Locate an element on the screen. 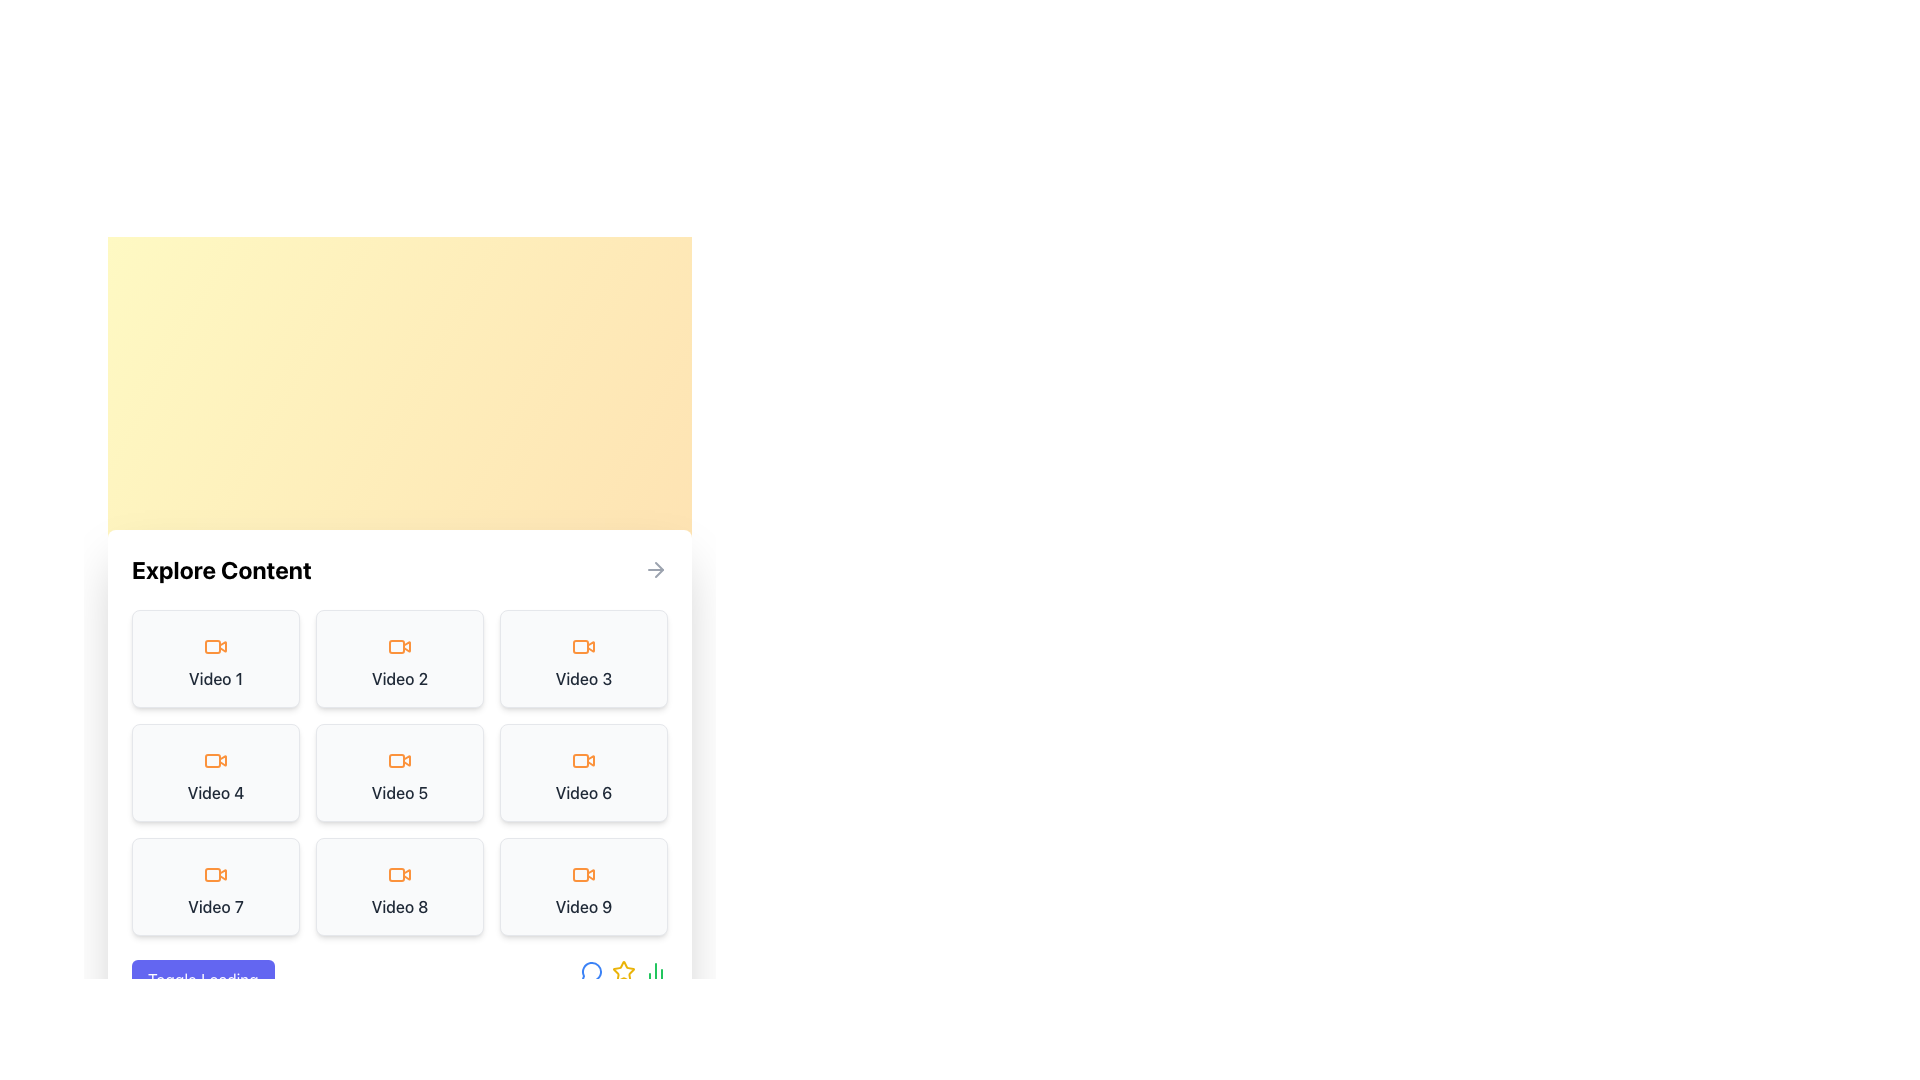  the triangular part of the video camera icon located under the card labeled 'Video 5' in the second row and second column of the grid layout is located at coordinates (406, 759).